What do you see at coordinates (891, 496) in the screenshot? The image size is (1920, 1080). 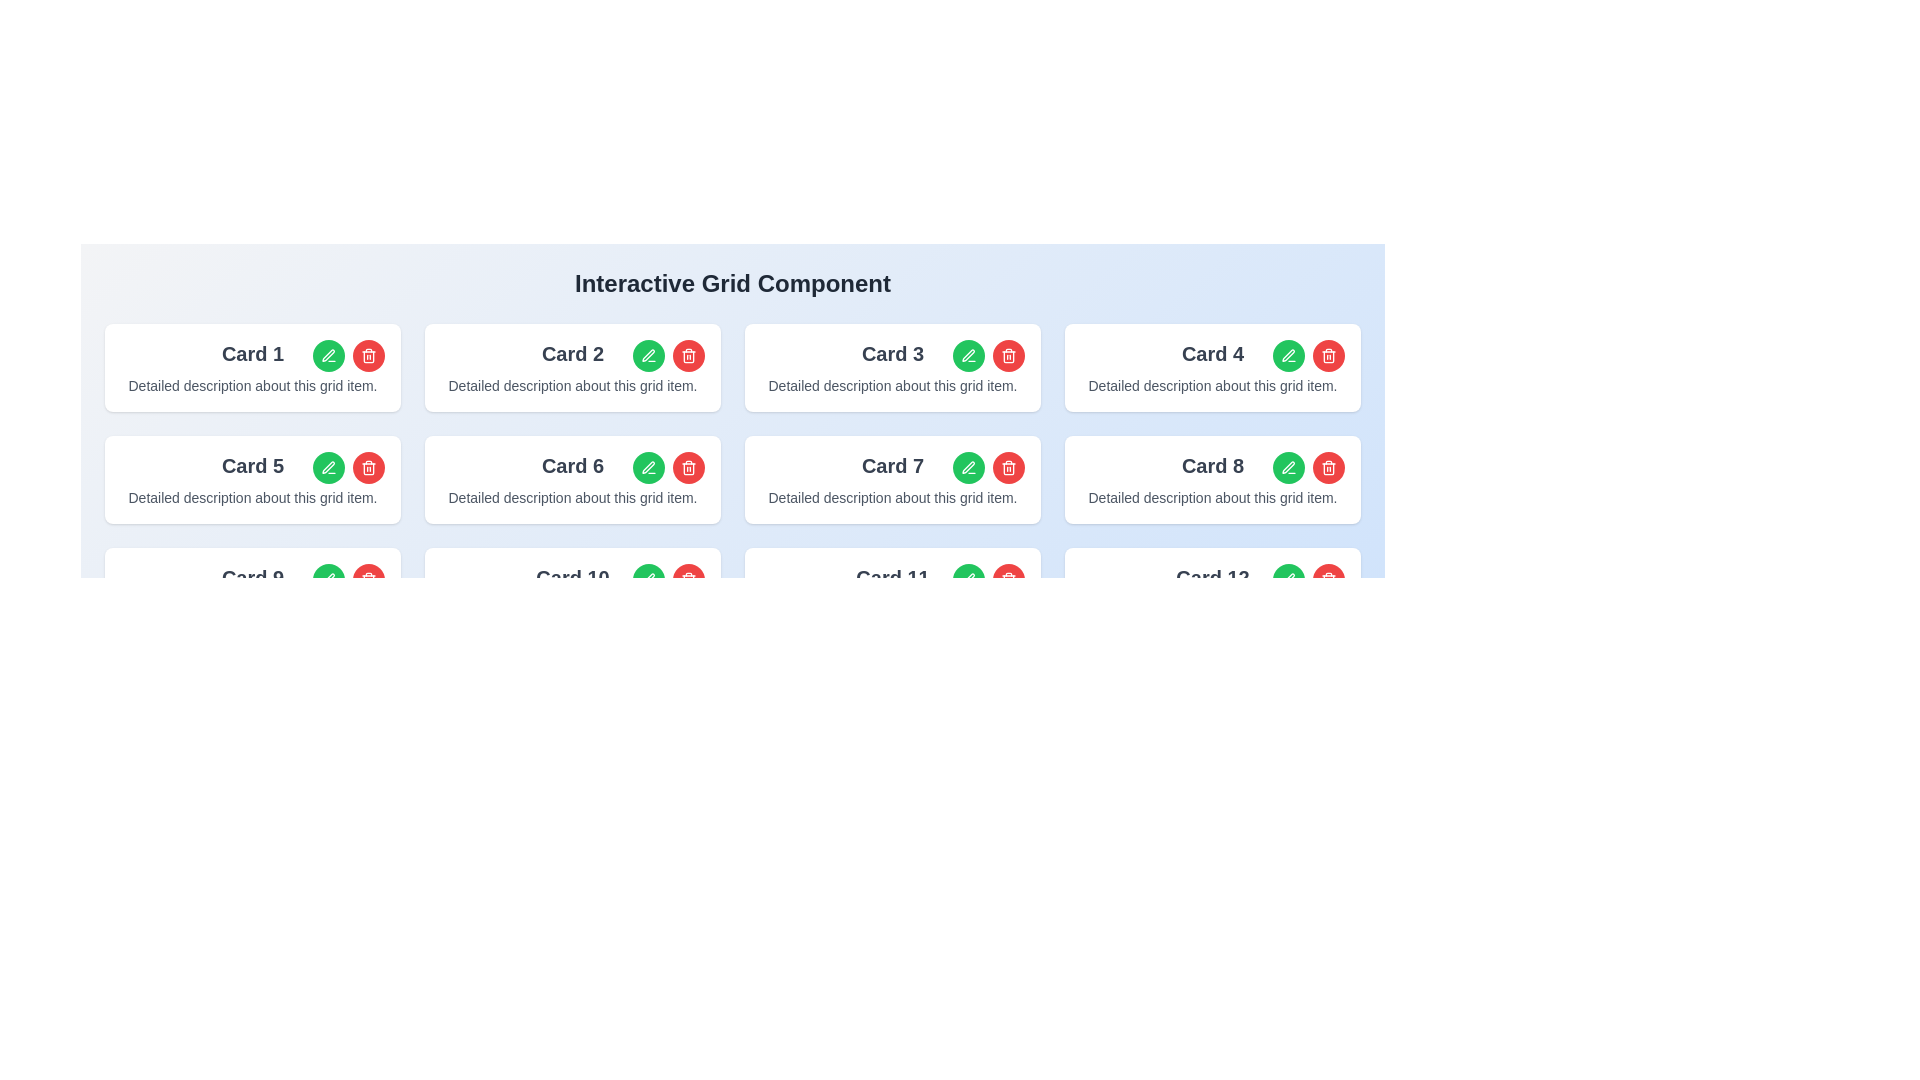 I see `the contextual text label that provides a description about 'Card 7', located at the bottom center of the card` at bounding box center [891, 496].